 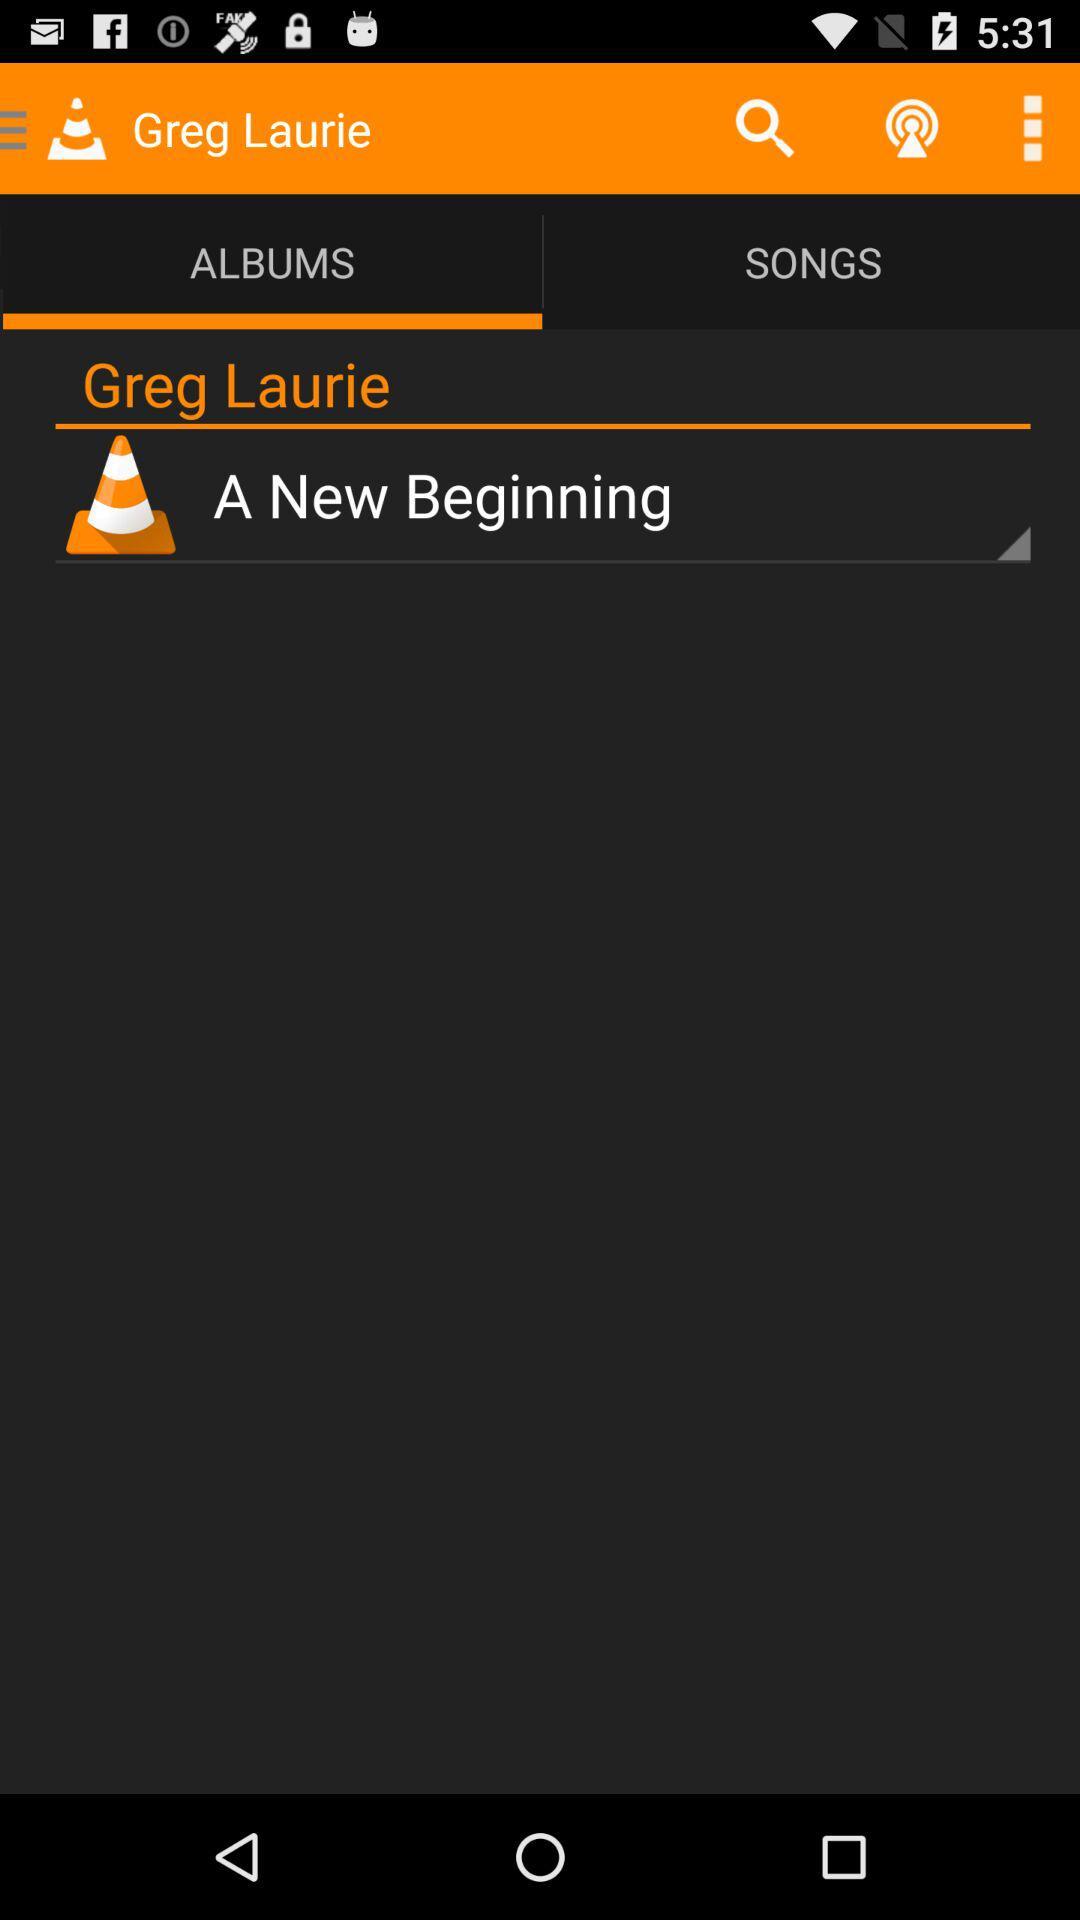 I want to click on options, so click(x=1032, y=127).